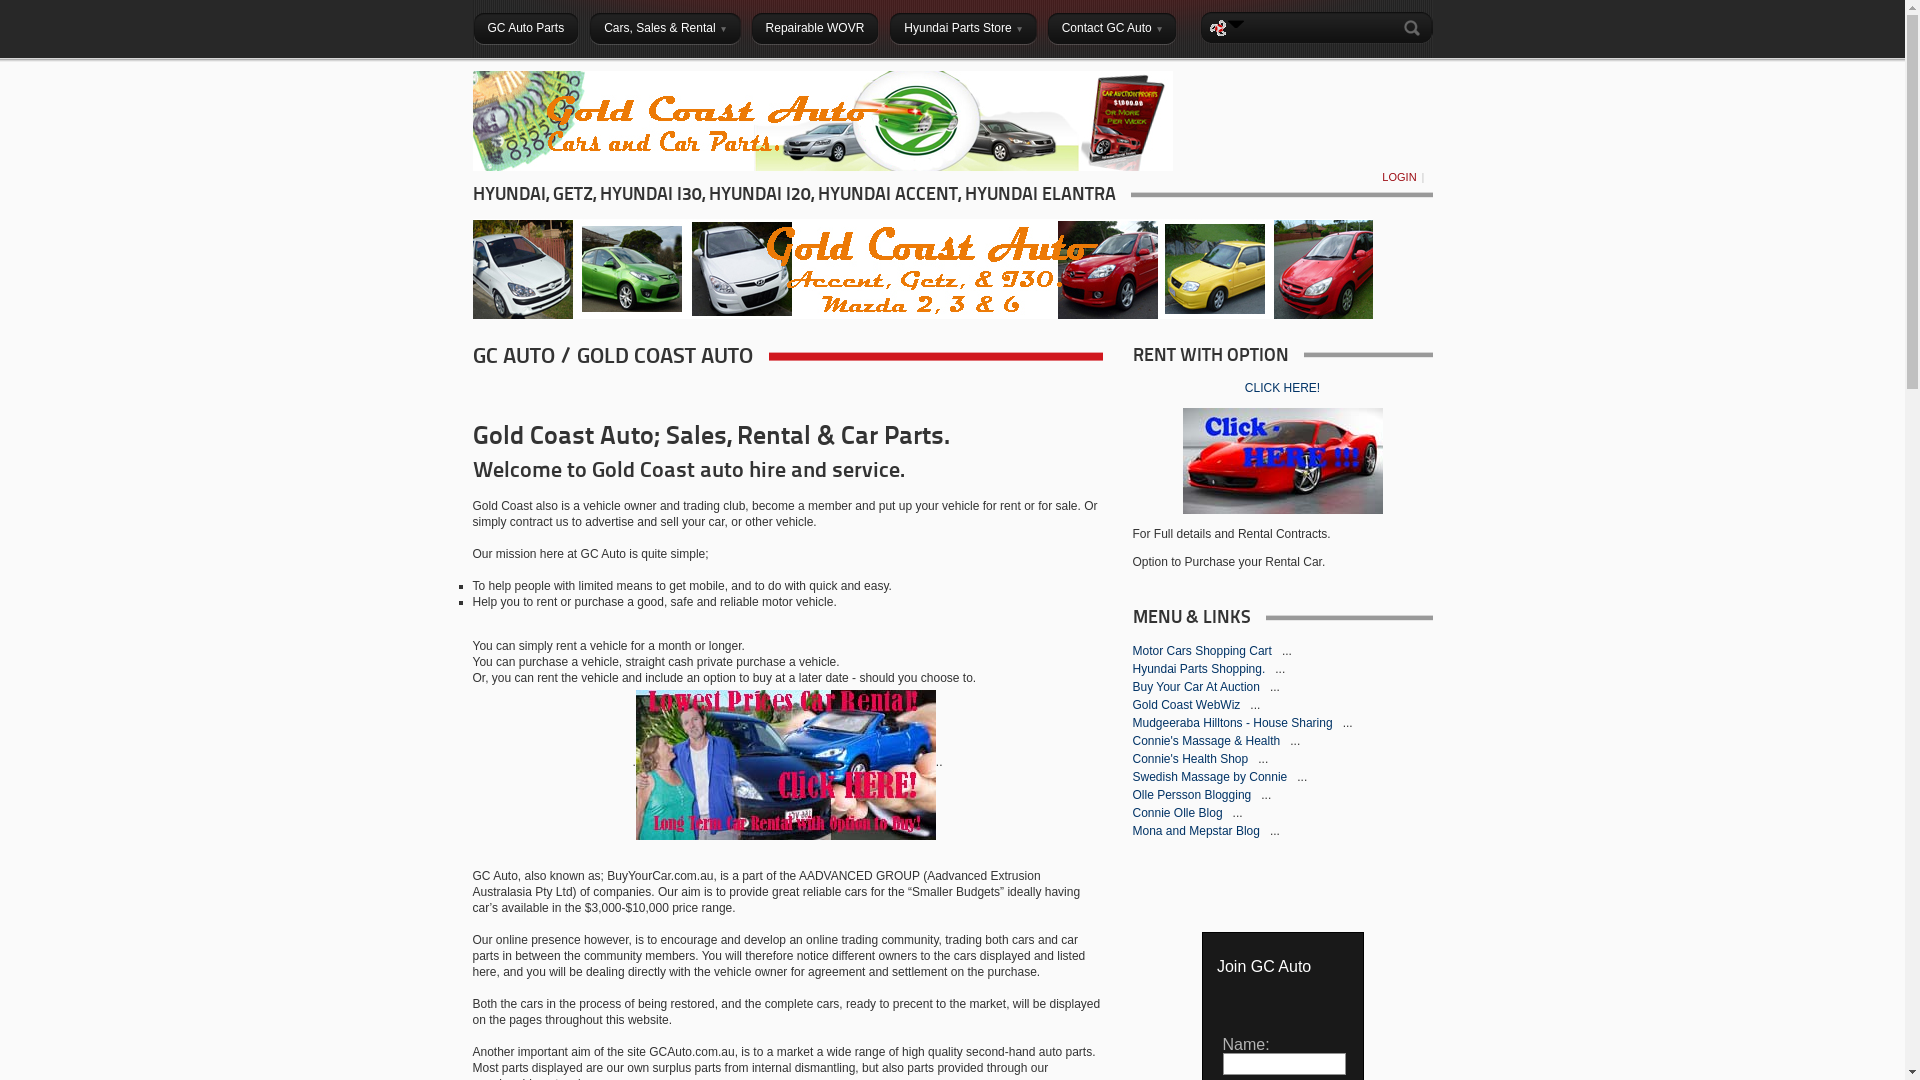 This screenshot has height=1080, width=1920. What do you see at coordinates (1209, 775) in the screenshot?
I see `'Swedish Massage by Connie'` at bounding box center [1209, 775].